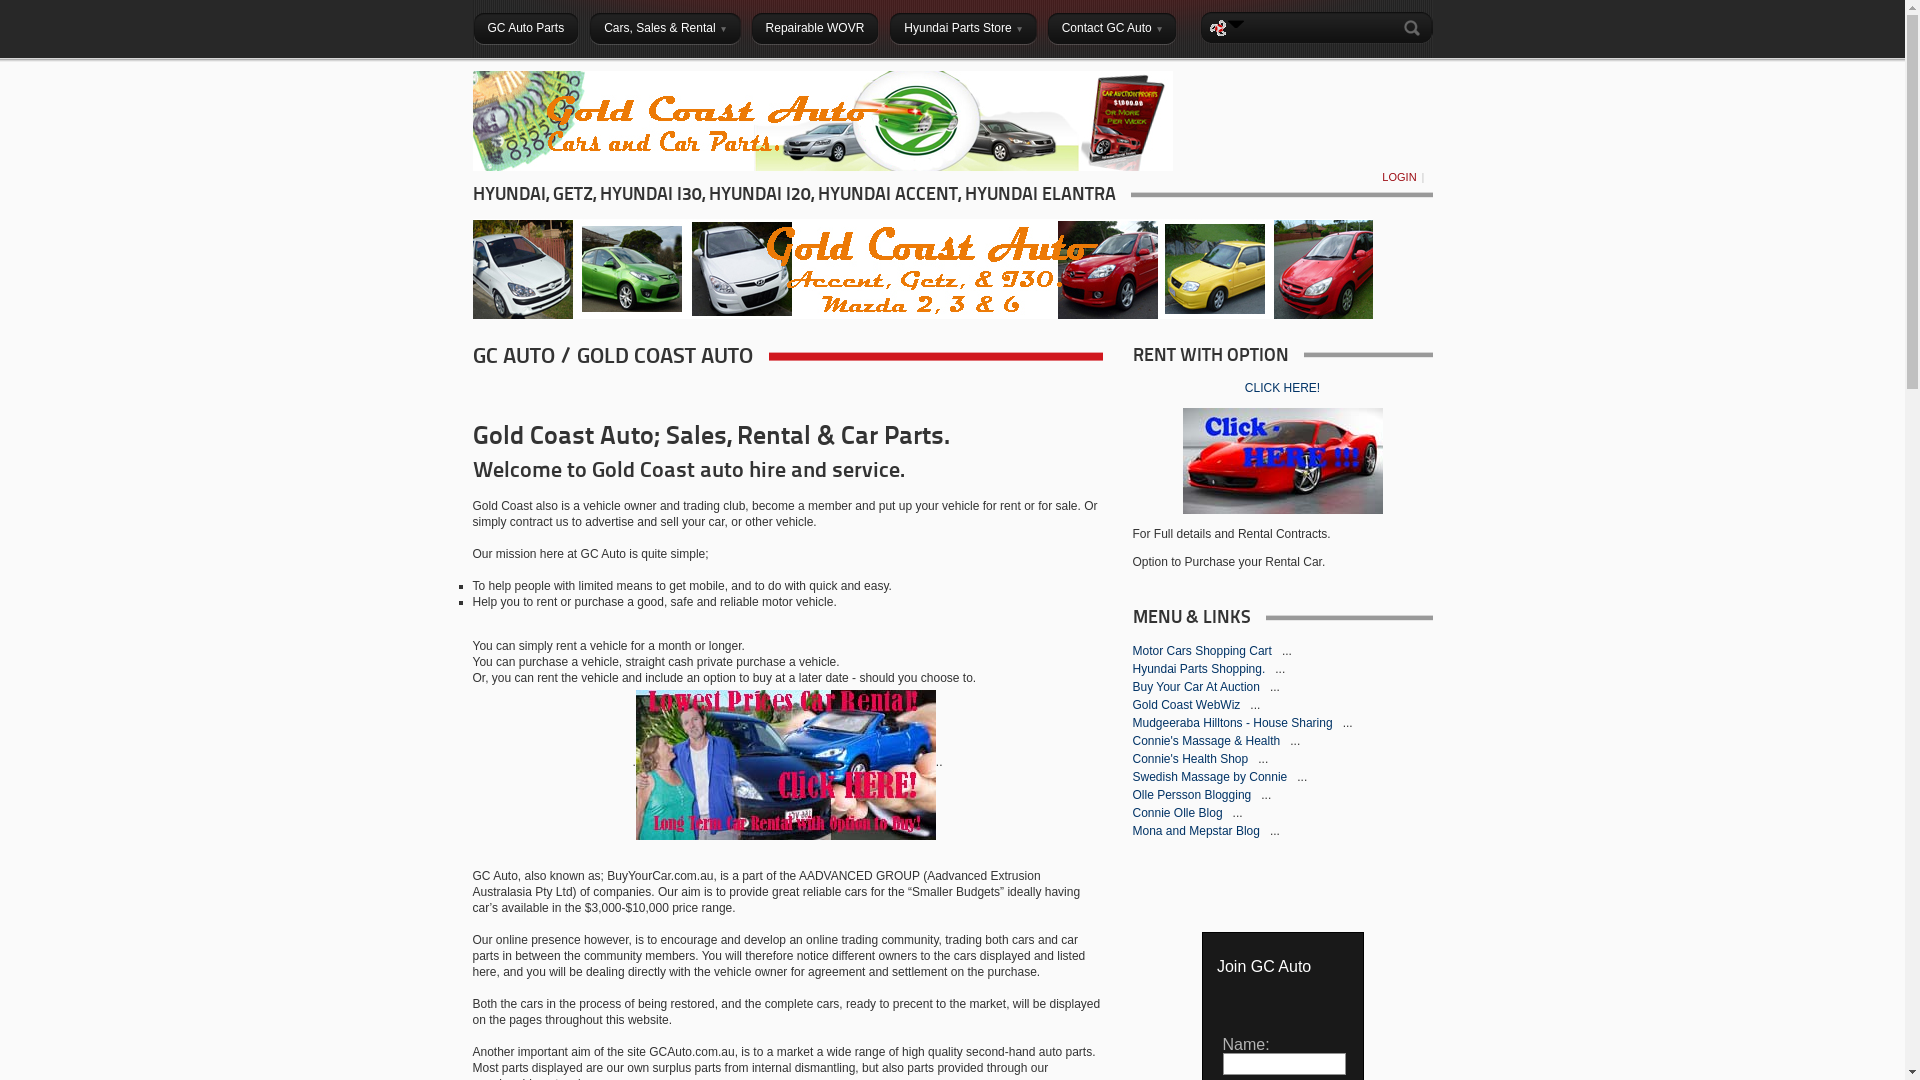 This screenshot has height=1080, width=1920. What do you see at coordinates (1209, 775) in the screenshot?
I see `'Swedish Massage by Connie'` at bounding box center [1209, 775].